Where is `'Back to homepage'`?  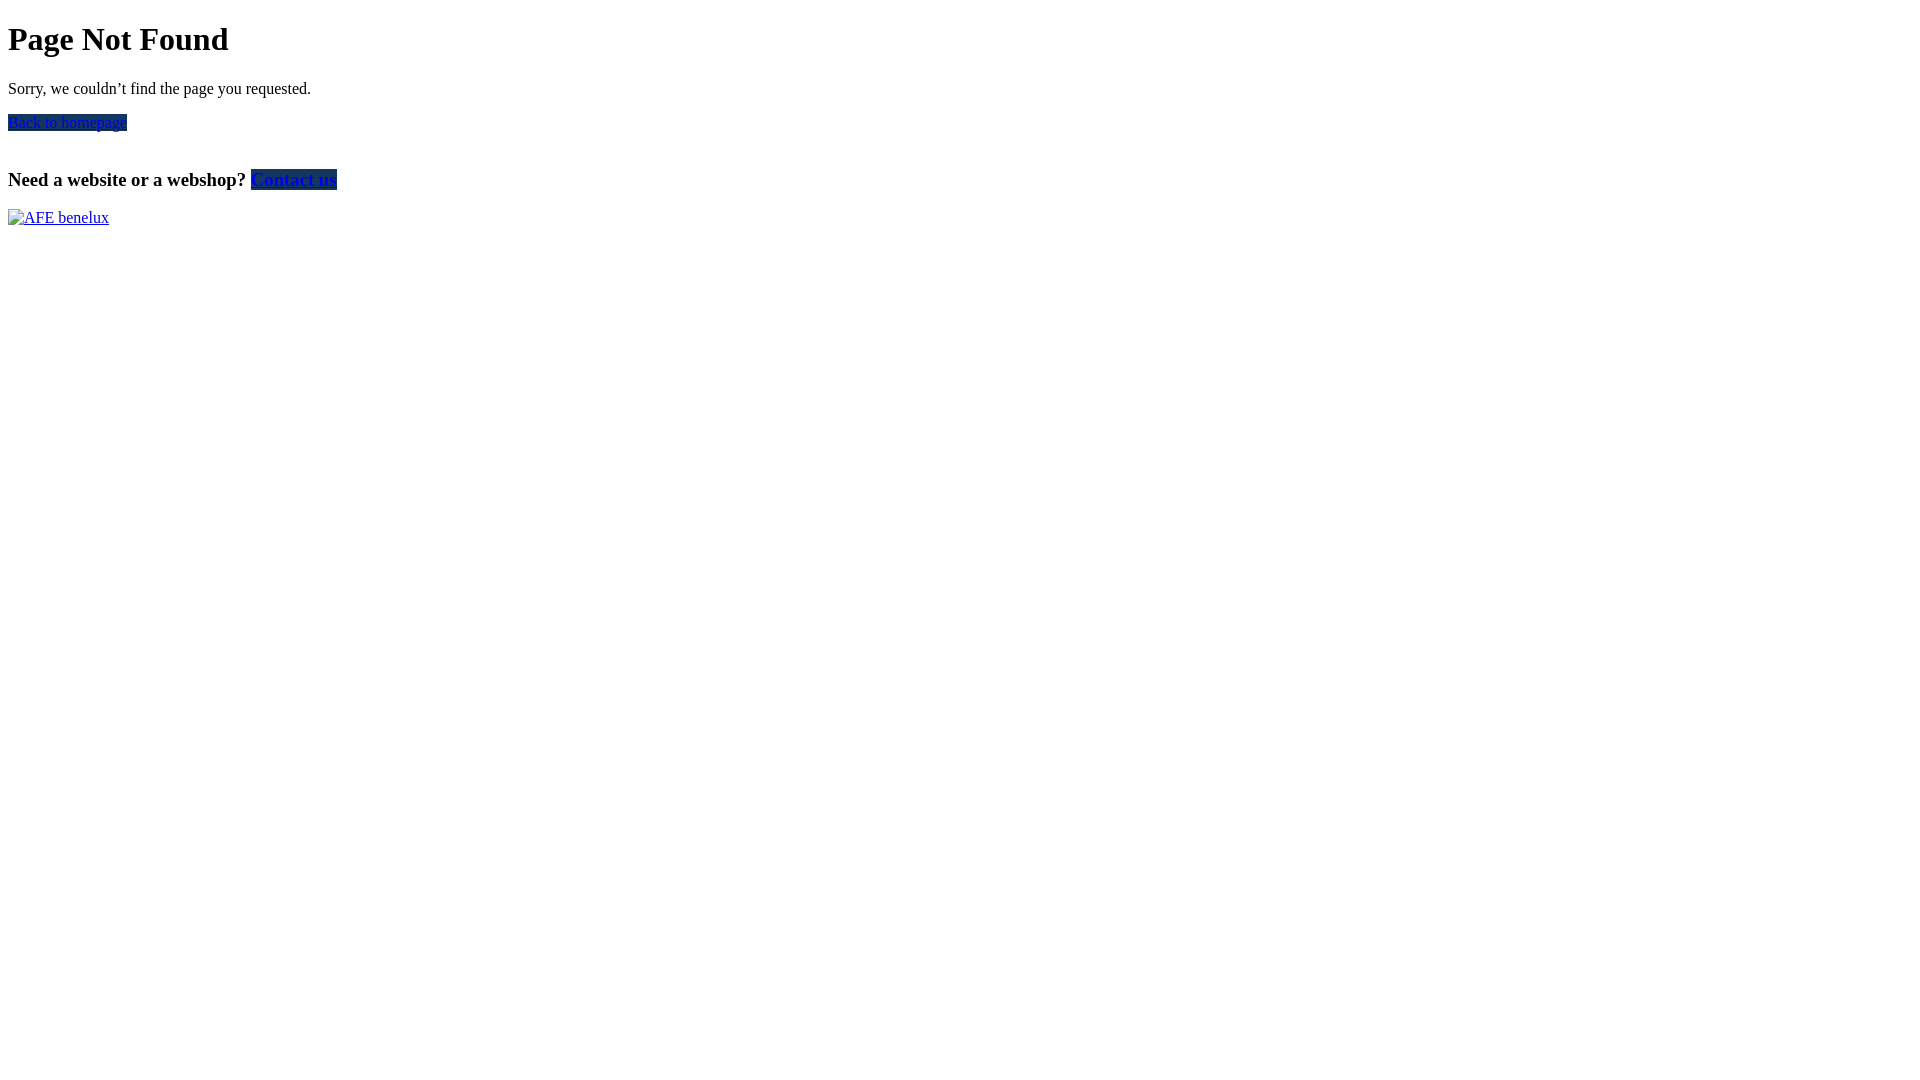
'Back to homepage' is located at coordinates (67, 122).